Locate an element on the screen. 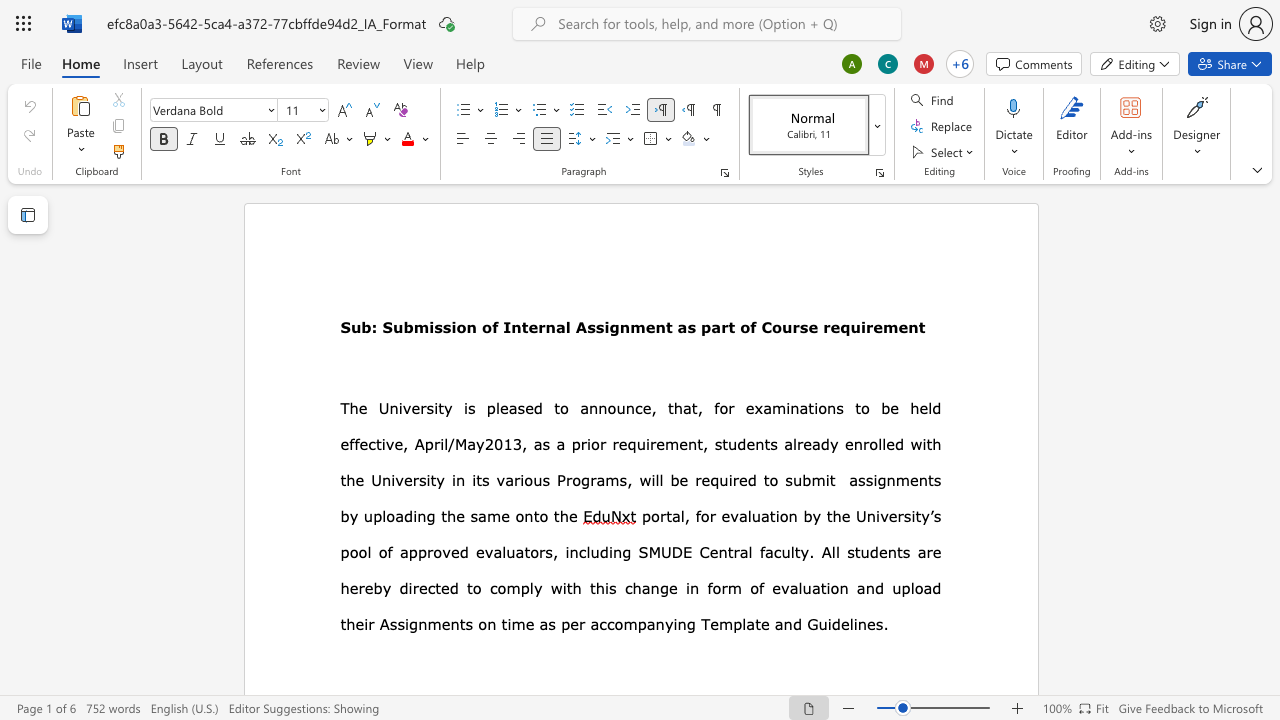 Image resolution: width=1280 pixels, height=720 pixels. the space between the continuous character "h" and "a" in the text is located at coordinates (682, 407).